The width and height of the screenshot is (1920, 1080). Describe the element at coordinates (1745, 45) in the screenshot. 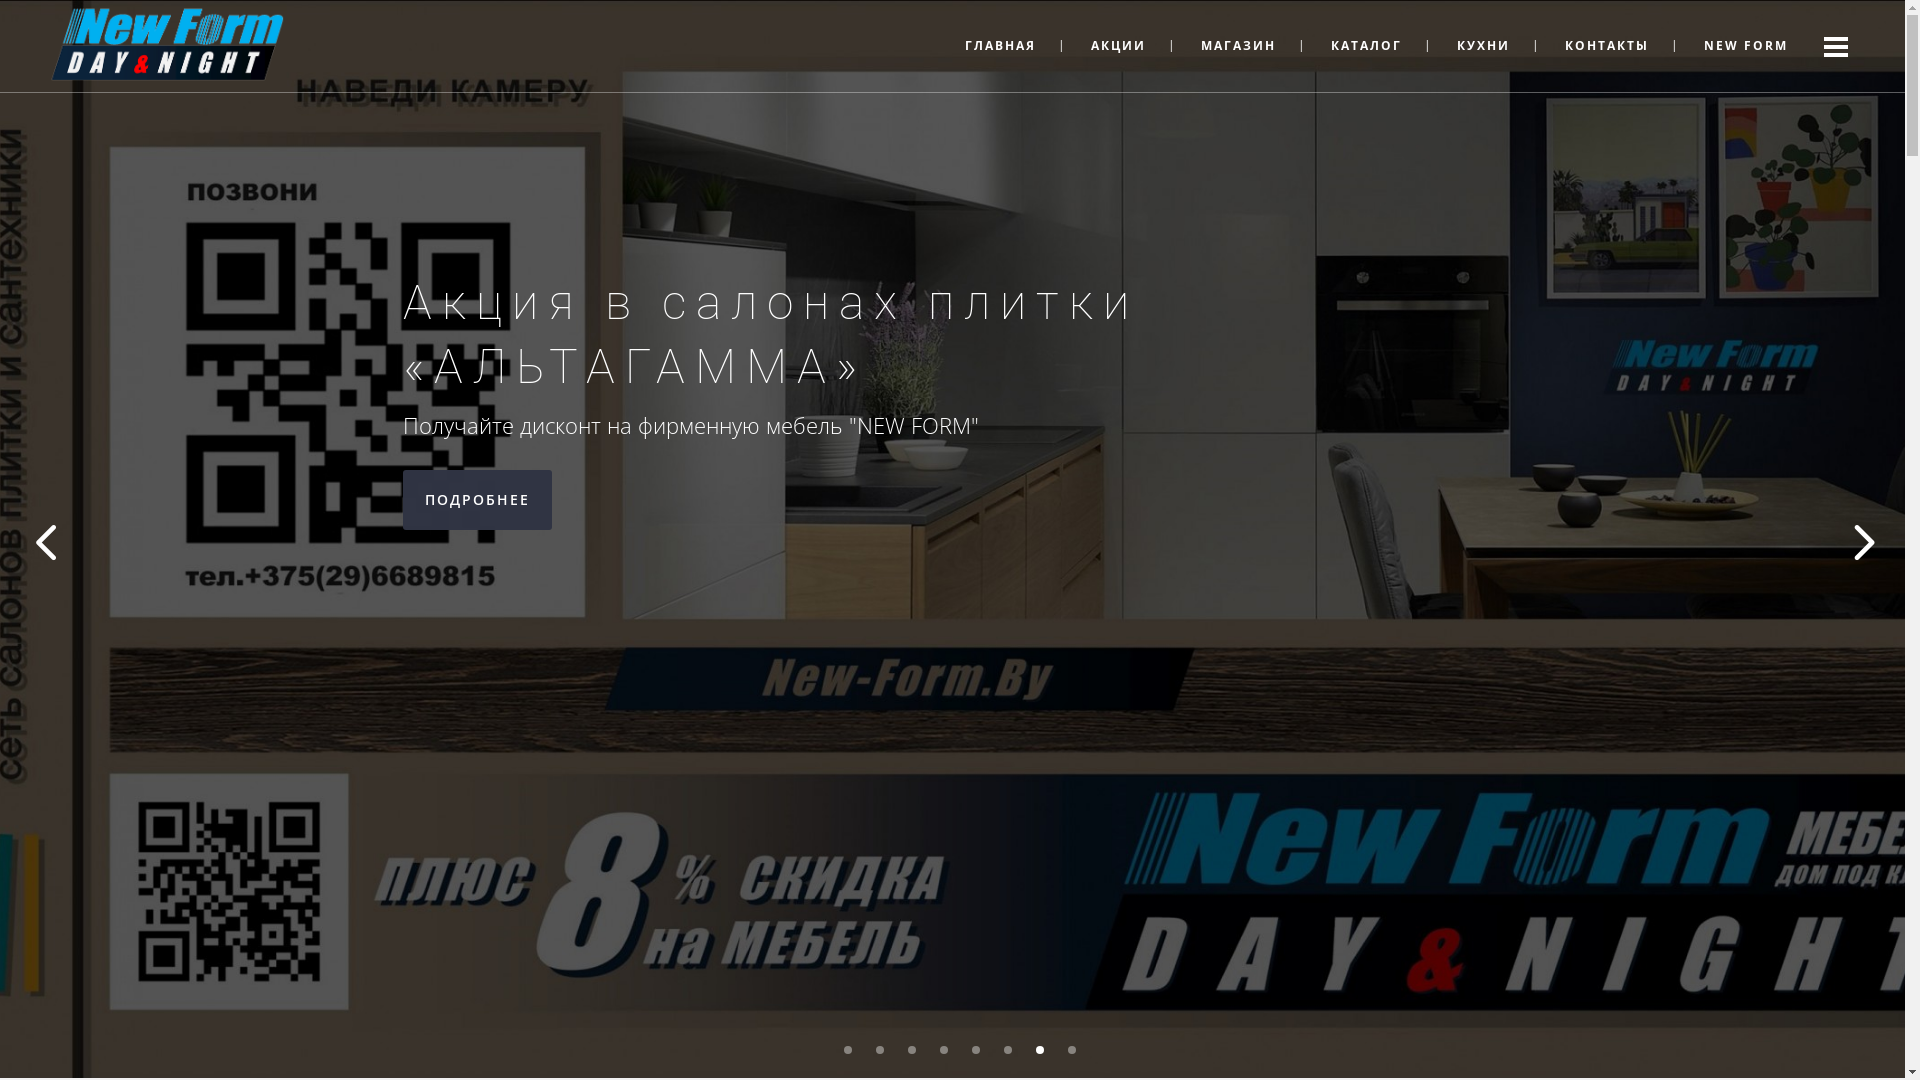

I see `'NEW FORM'` at that location.